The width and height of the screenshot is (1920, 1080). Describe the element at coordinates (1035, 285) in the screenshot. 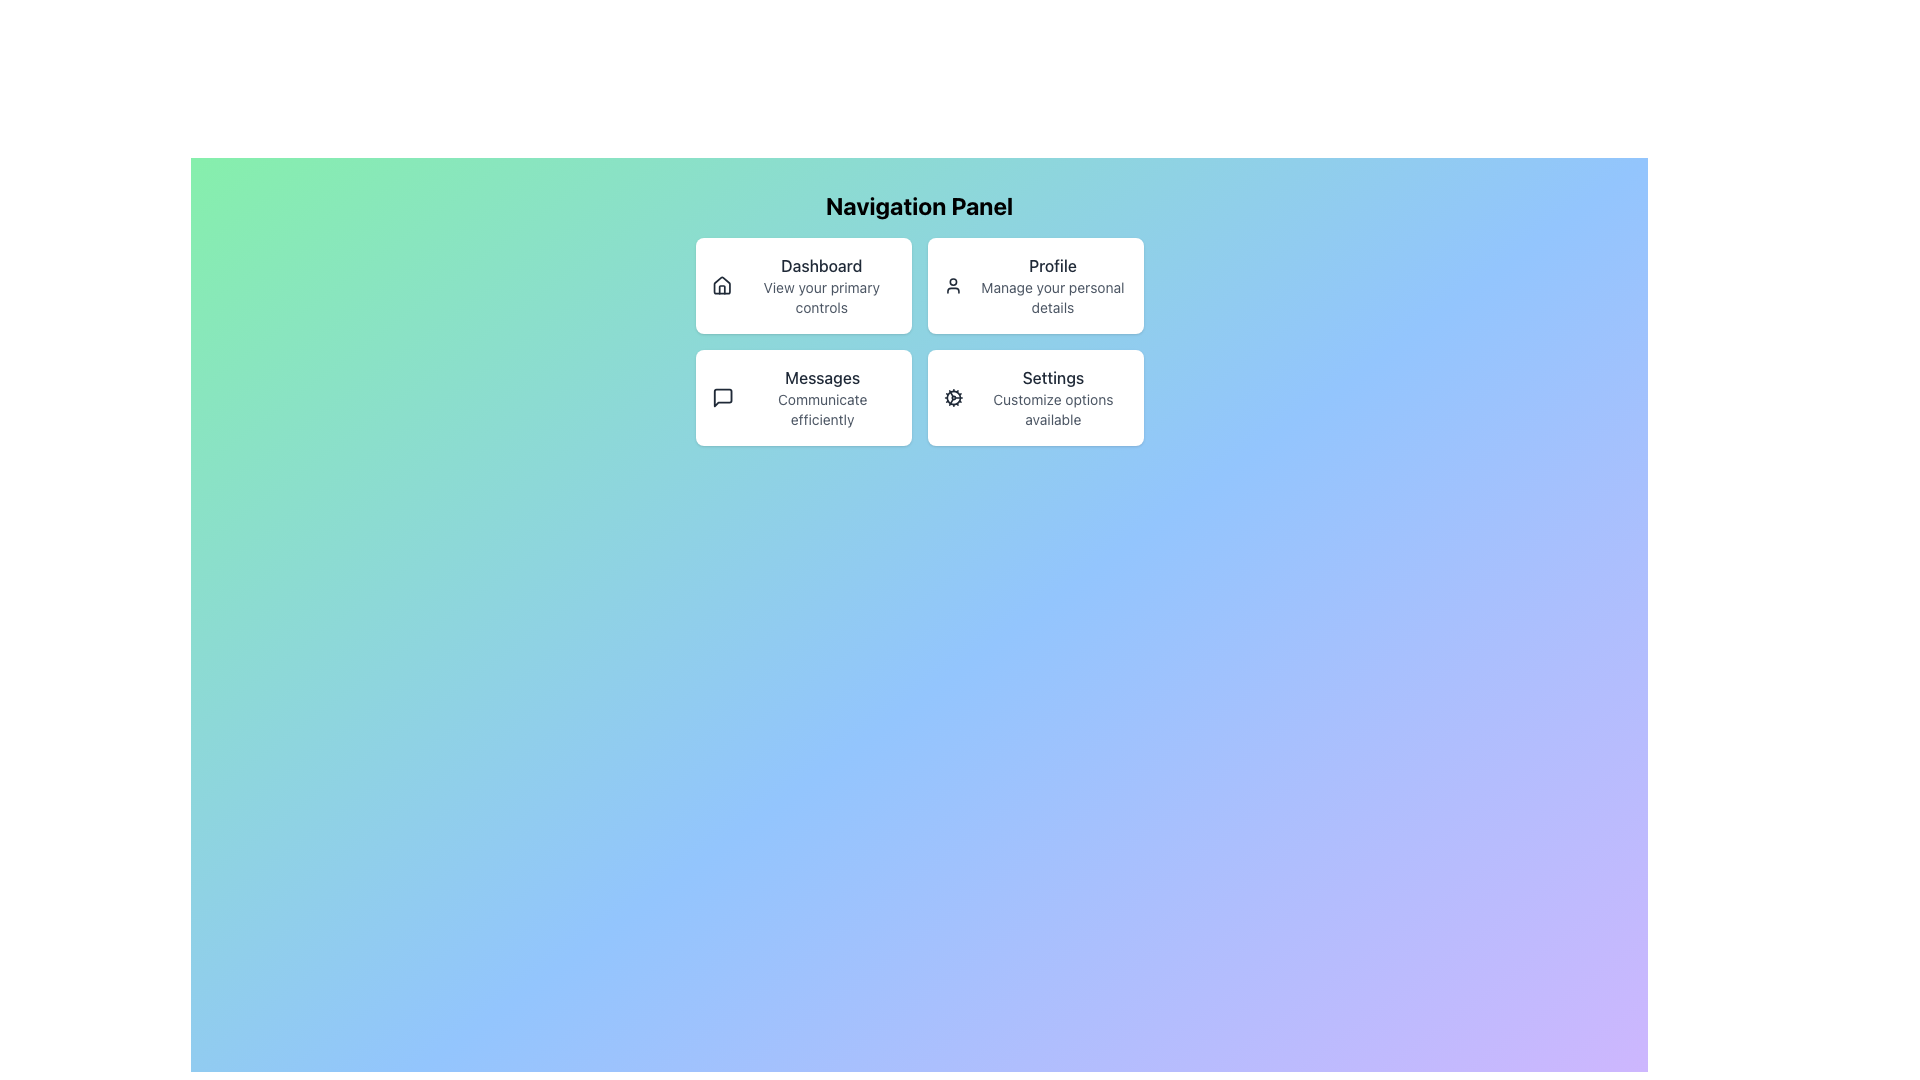

I see `the Card UI component that directs the user to manage their personal details, located in the top row, second column of the grid layout` at that location.